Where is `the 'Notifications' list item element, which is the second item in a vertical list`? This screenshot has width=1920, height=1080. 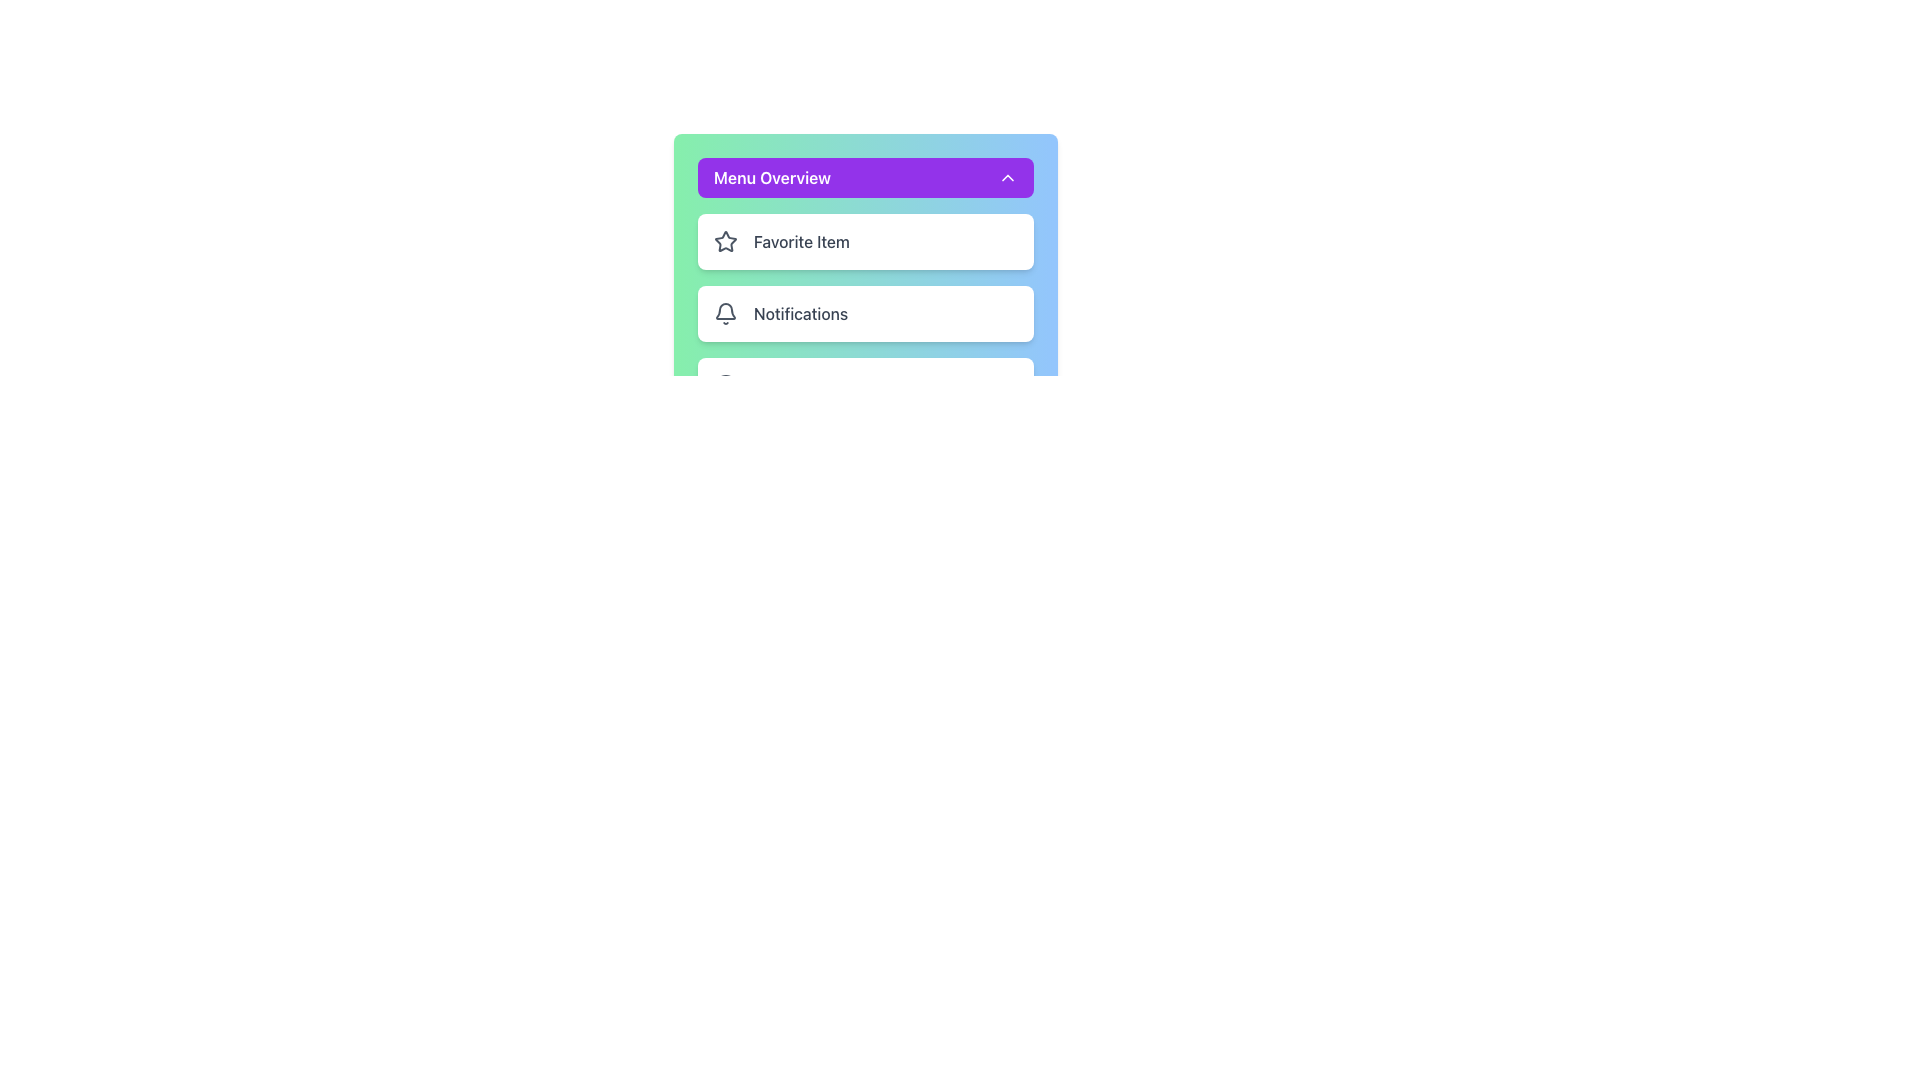 the 'Notifications' list item element, which is the second item in a vertical list is located at coordinates (865, 285).